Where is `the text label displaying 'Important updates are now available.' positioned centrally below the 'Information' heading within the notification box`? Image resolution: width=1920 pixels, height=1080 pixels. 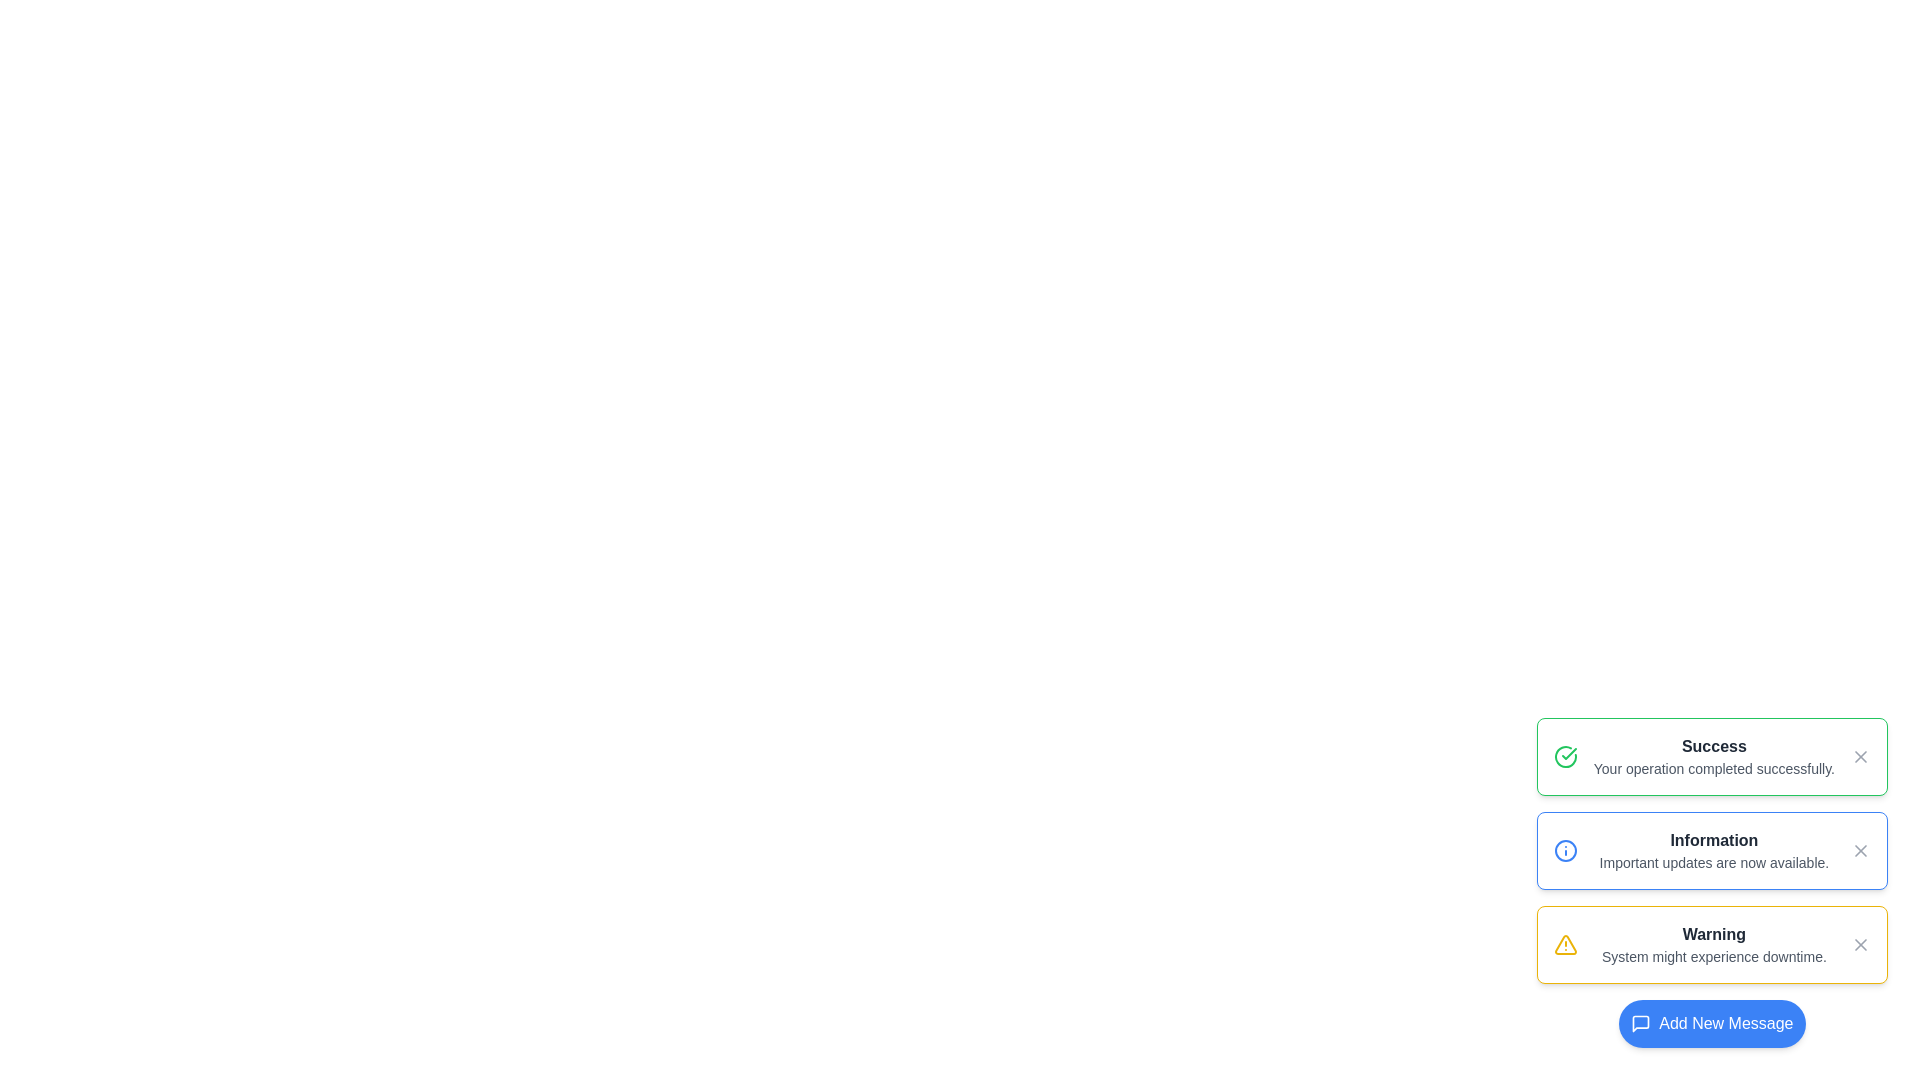
the text label displaying 'Important updates are now available.' positioned centrally below the 'Information' heading within the notification box is located at coordinates (1713, 862).